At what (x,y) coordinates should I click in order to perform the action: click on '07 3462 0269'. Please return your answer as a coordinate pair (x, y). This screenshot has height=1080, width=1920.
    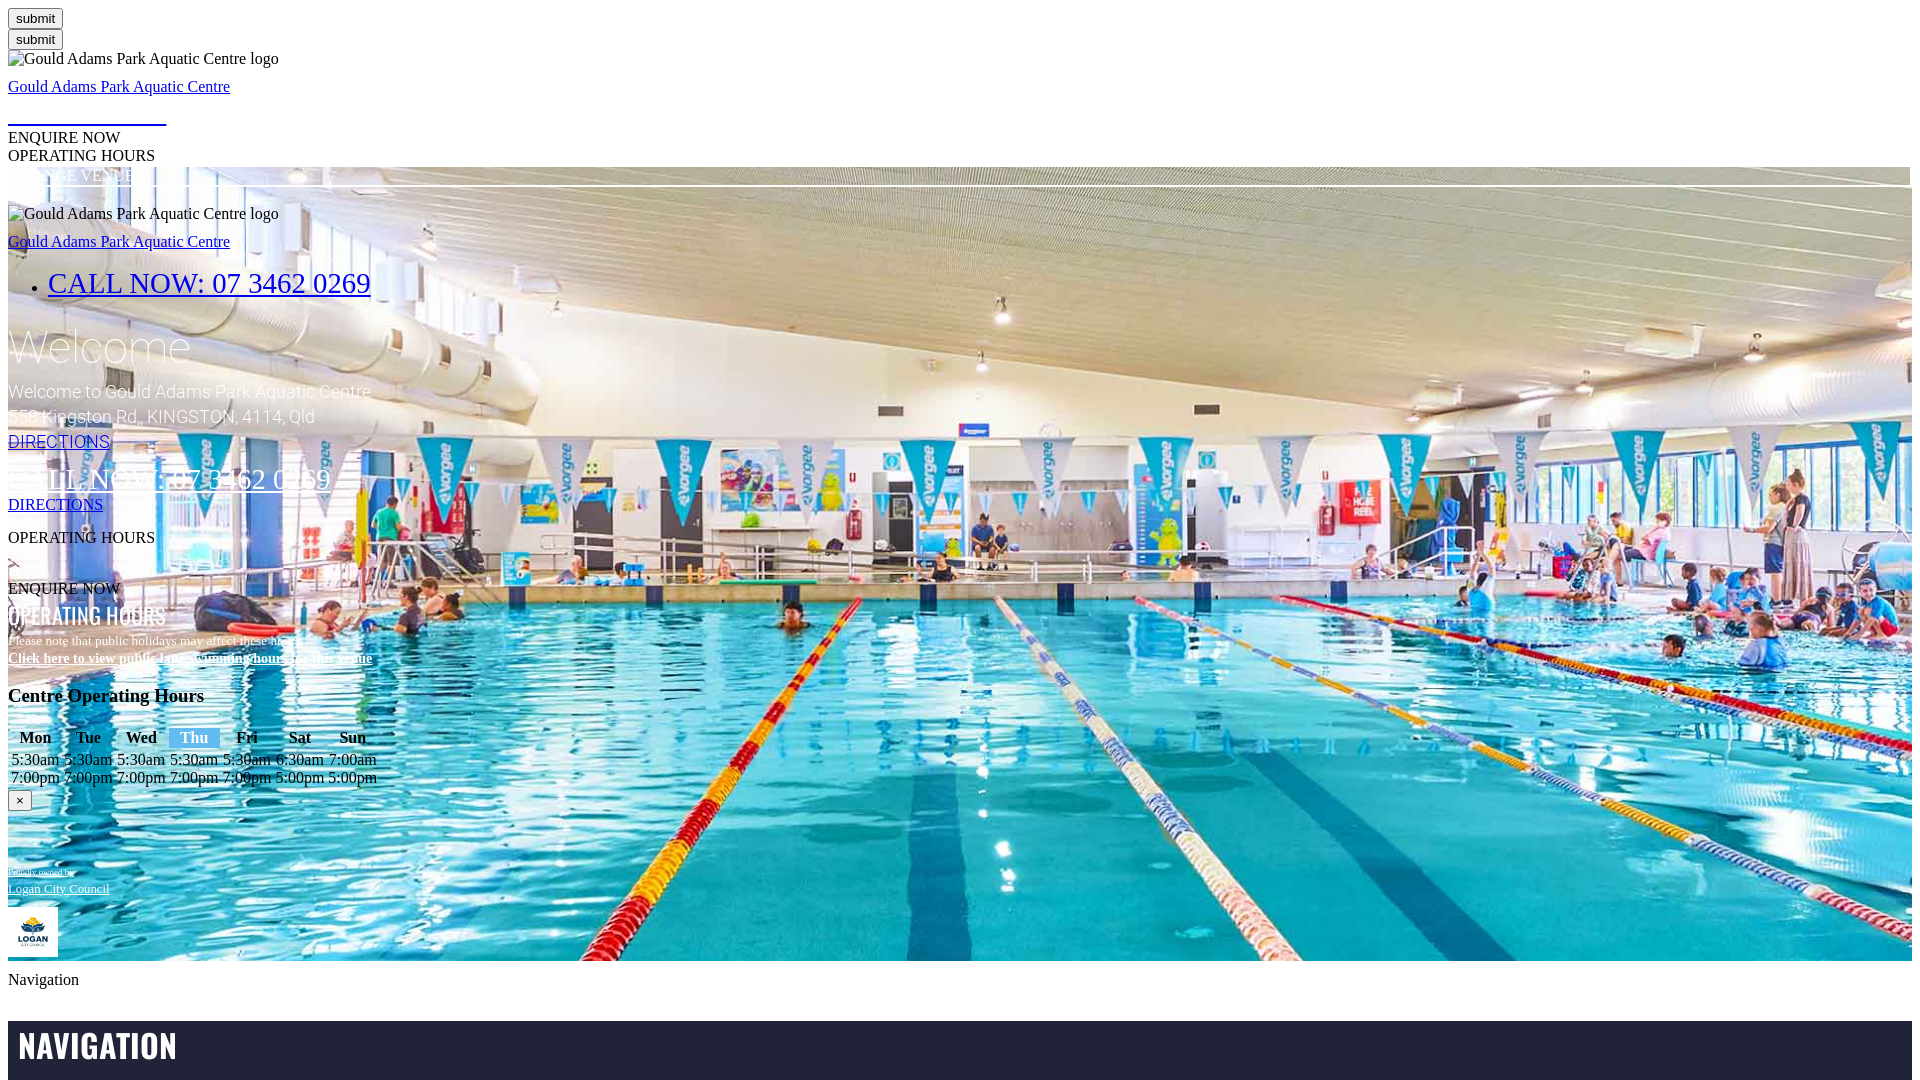
    Looking at the image, I should click on (85, 111).